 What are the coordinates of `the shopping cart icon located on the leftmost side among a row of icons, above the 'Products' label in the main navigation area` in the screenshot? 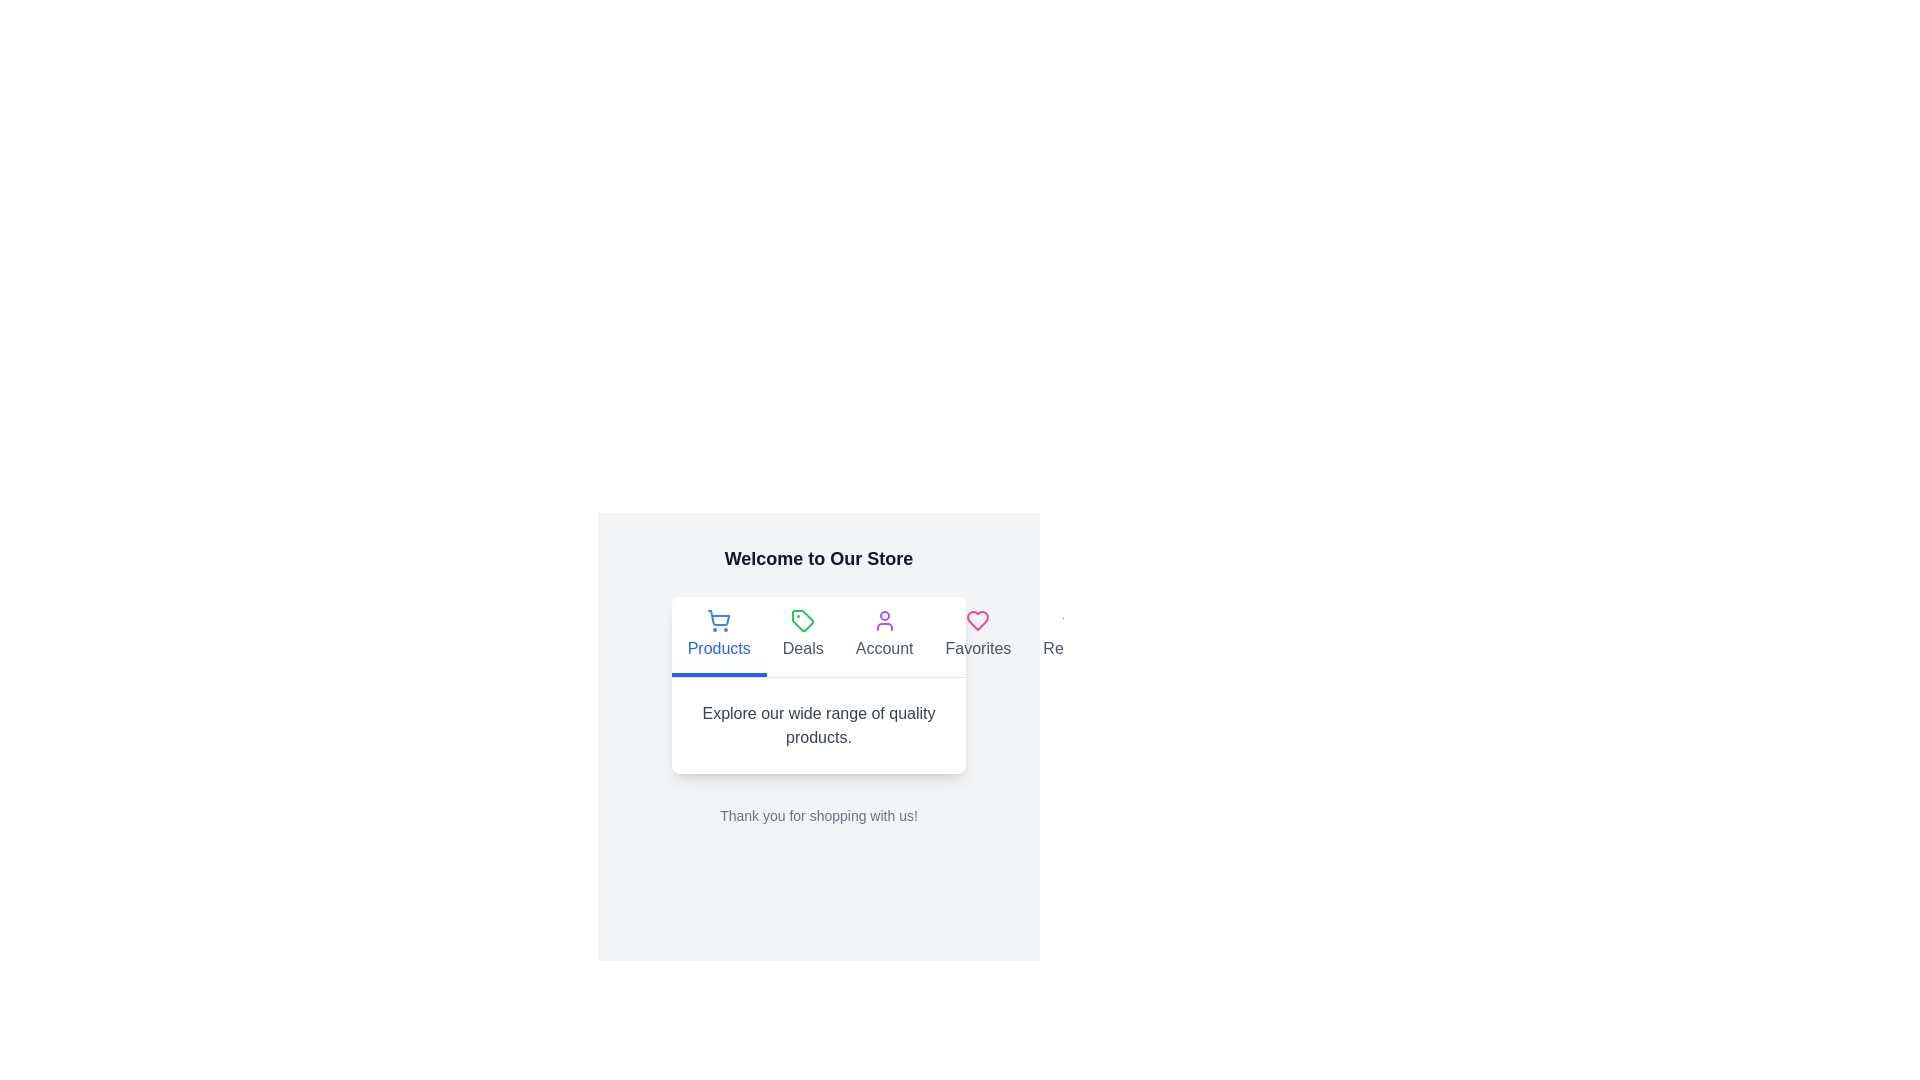 It's located at (719, 617).